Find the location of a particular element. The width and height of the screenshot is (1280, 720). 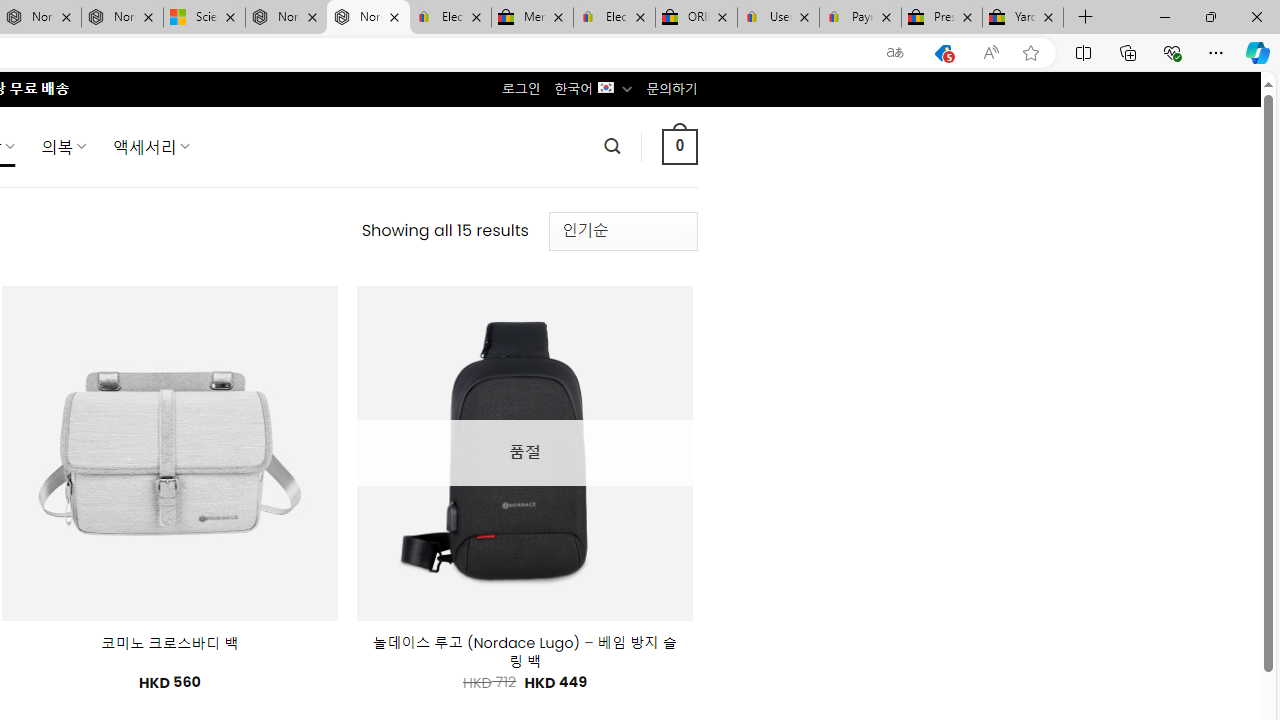

'Press Room - eBay Inc.' is located at coordinates (941, 17).